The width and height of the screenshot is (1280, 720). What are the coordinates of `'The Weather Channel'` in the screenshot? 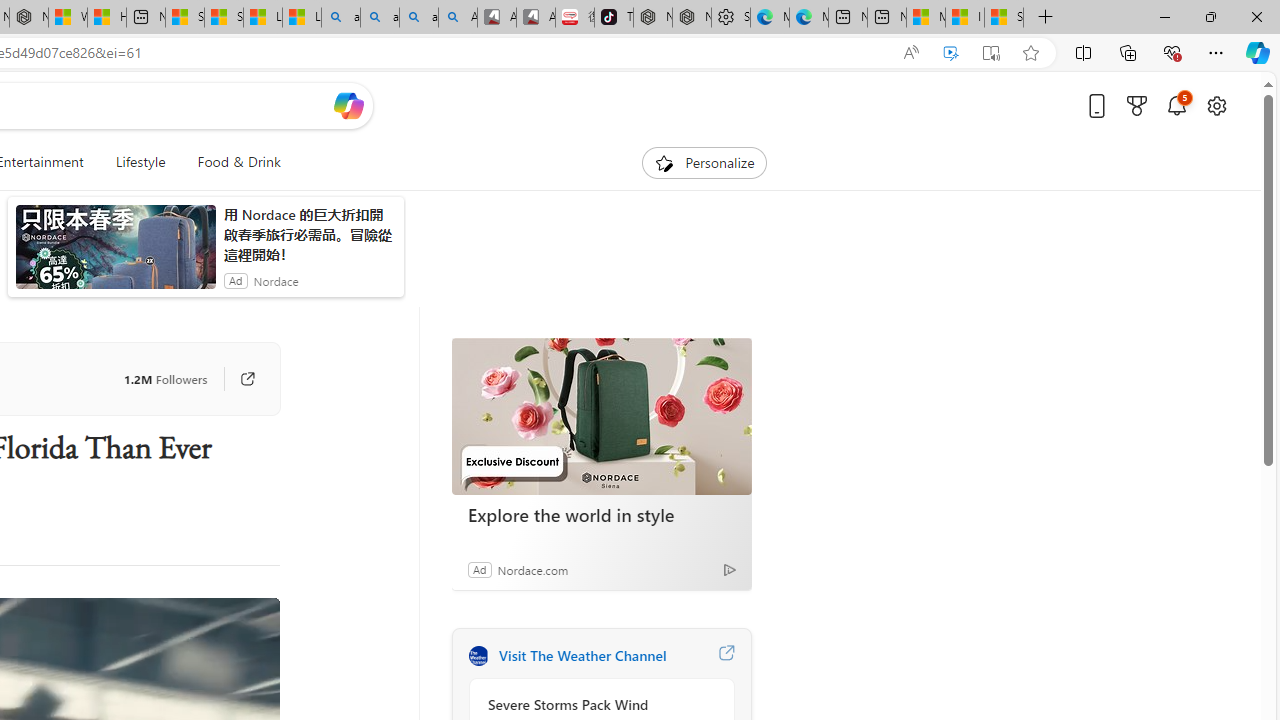 It's located at (477, 655).